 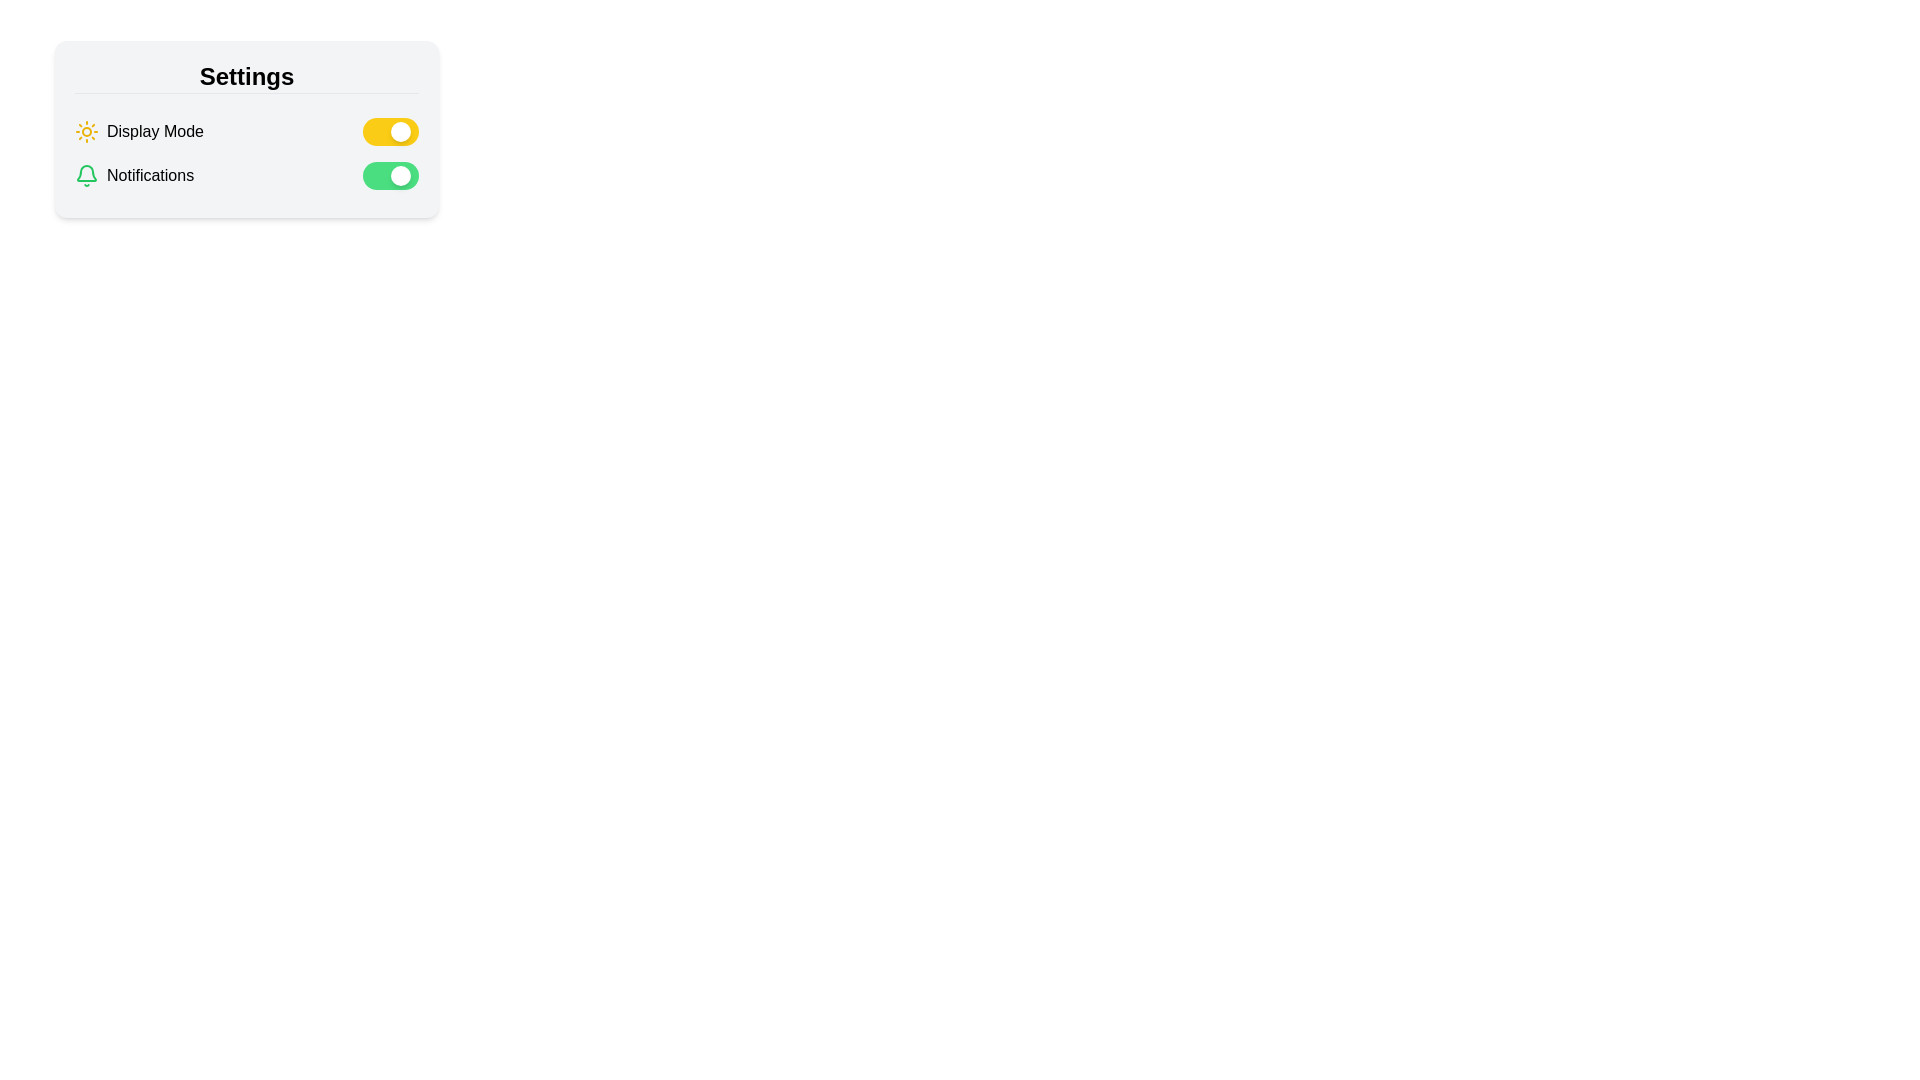 What do you see at coordinates (85, 131) in the screenshot?
I see `the 'Display Mode' icon located in the top-left corner of the settings module, which is aligned to the left of the 'Display Mode' text and toggle switch` at bounding box center [85, 131].